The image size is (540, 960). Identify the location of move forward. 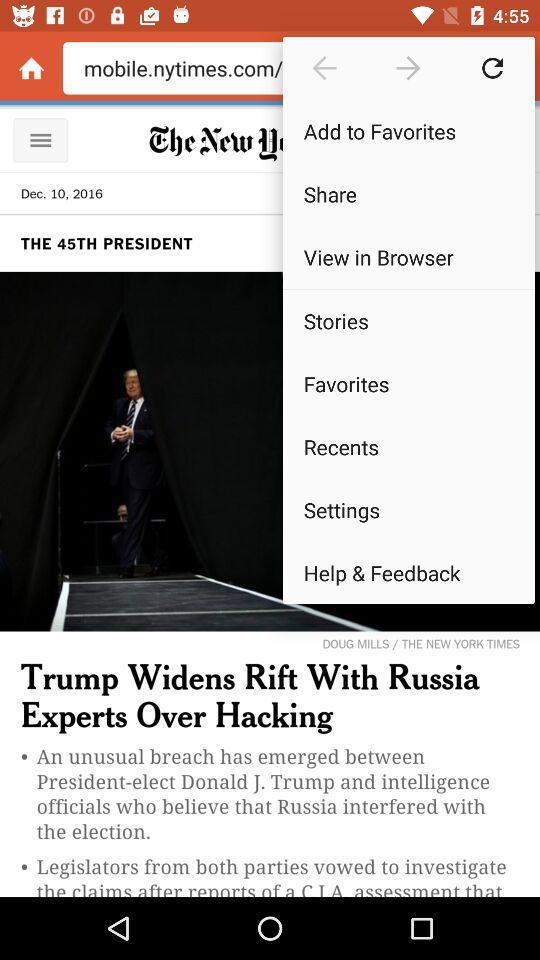
(407, 68).